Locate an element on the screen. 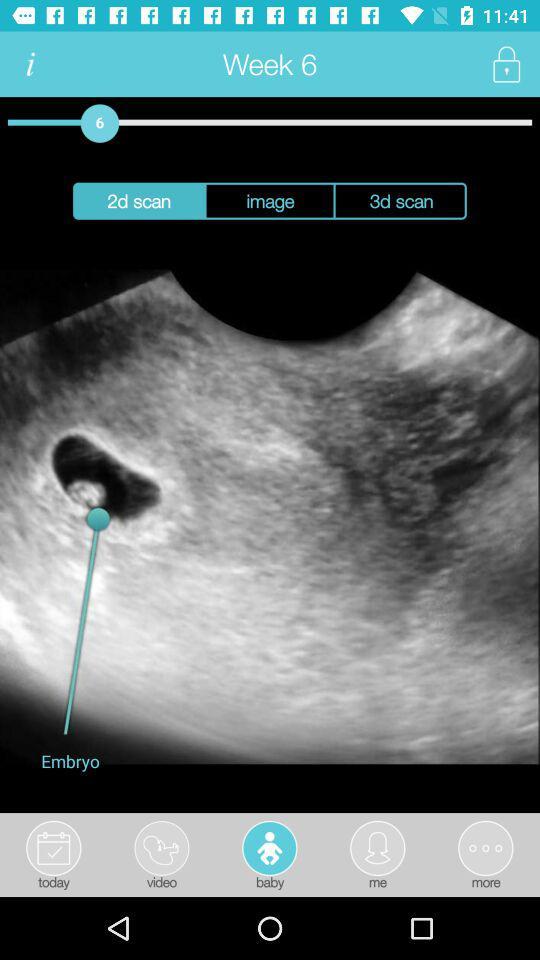  the icon to the left of the week 6 app is located at coordinates (29, 64).